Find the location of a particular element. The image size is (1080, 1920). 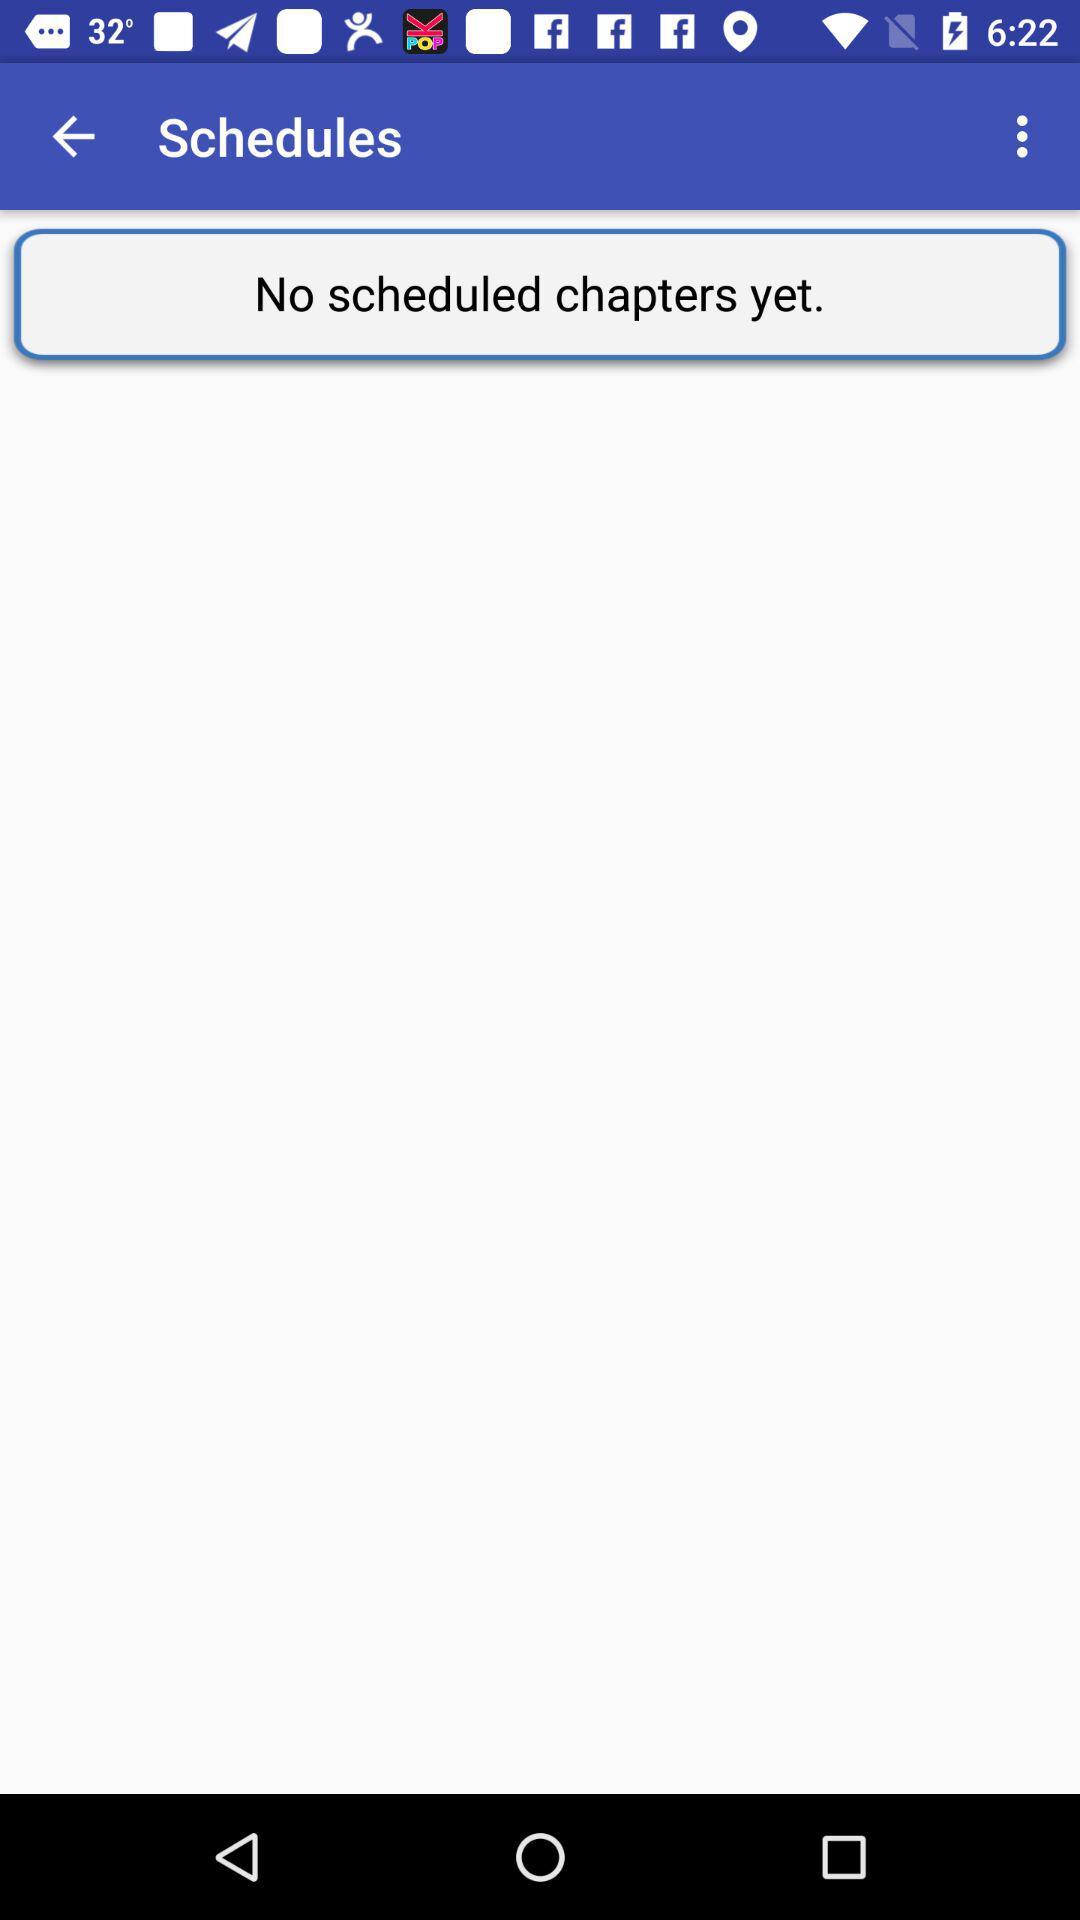

the app next to schedules is located at coordinates (72, 135).